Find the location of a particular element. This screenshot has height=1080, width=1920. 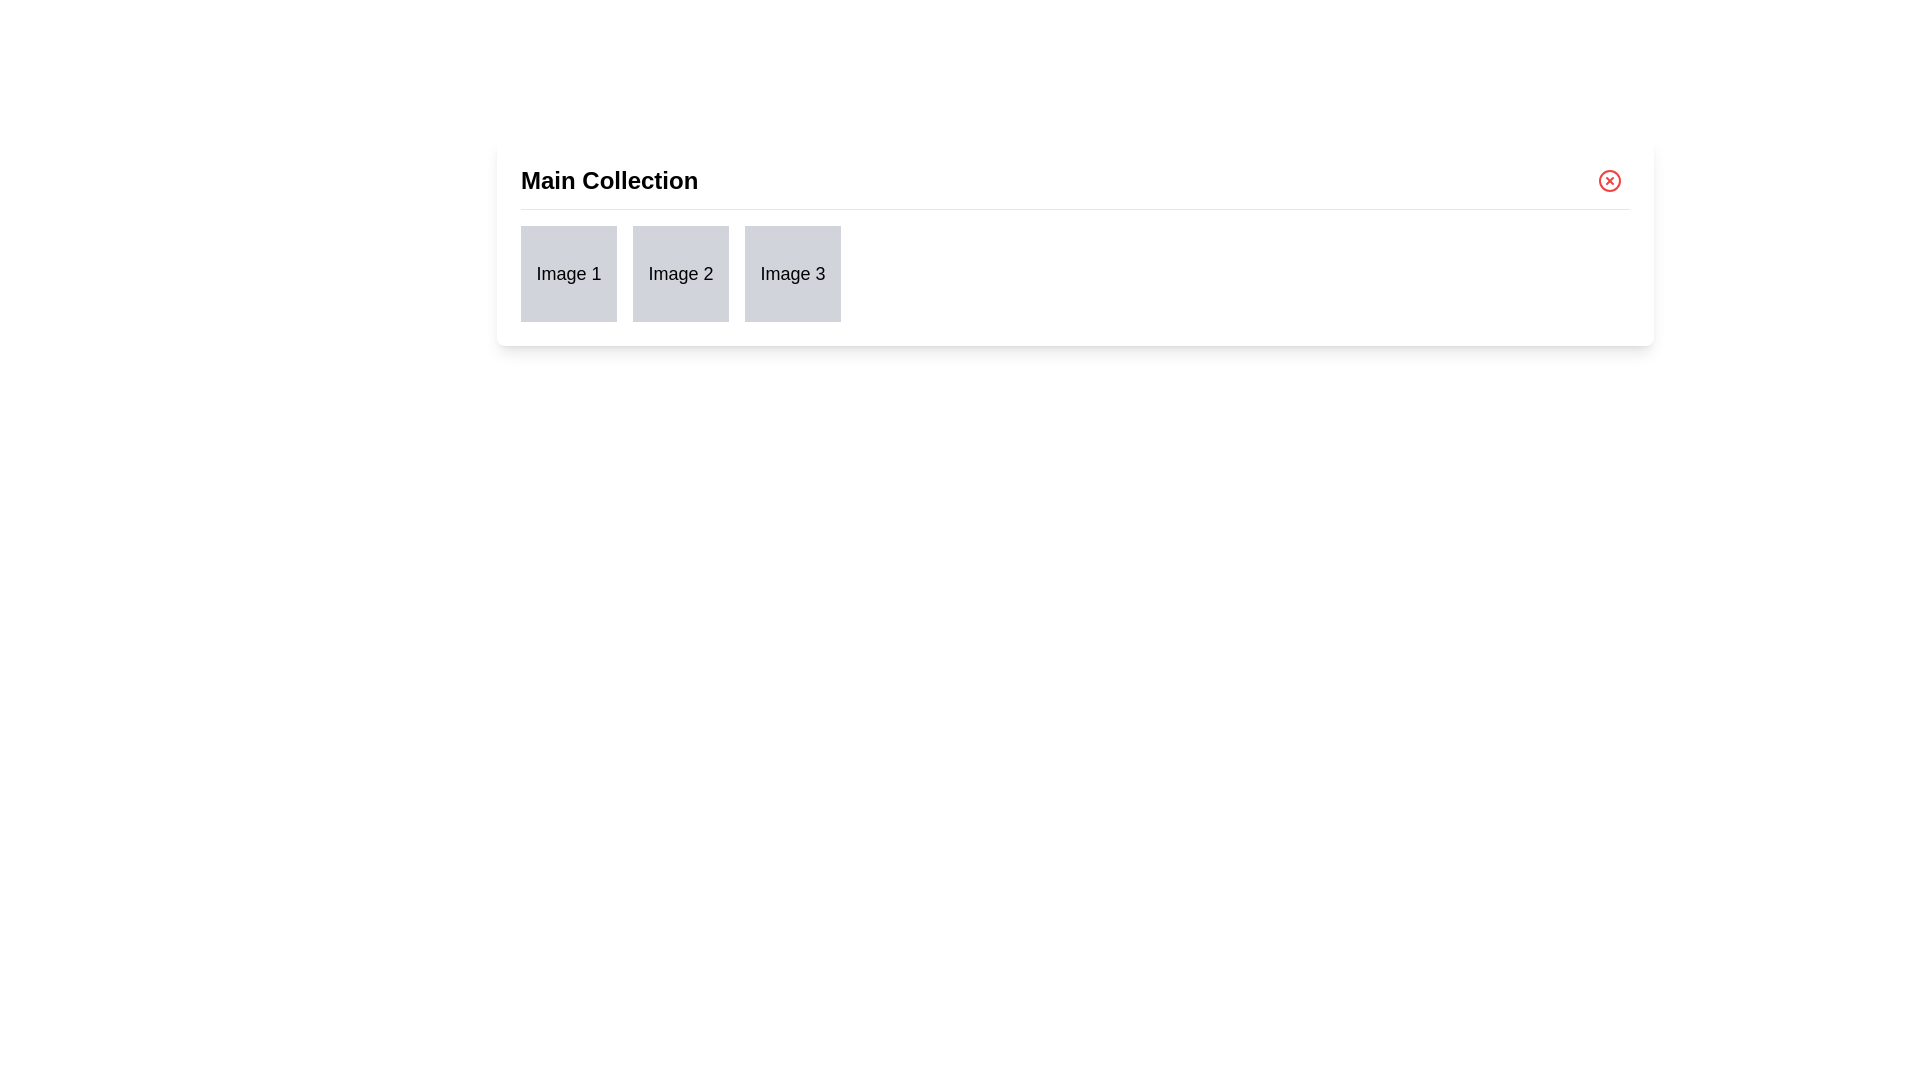

the 'Image 1' button with a light gray background, which is the leftmost button in the group under the 'Main Collection' header is located at coordinates (568, 273).